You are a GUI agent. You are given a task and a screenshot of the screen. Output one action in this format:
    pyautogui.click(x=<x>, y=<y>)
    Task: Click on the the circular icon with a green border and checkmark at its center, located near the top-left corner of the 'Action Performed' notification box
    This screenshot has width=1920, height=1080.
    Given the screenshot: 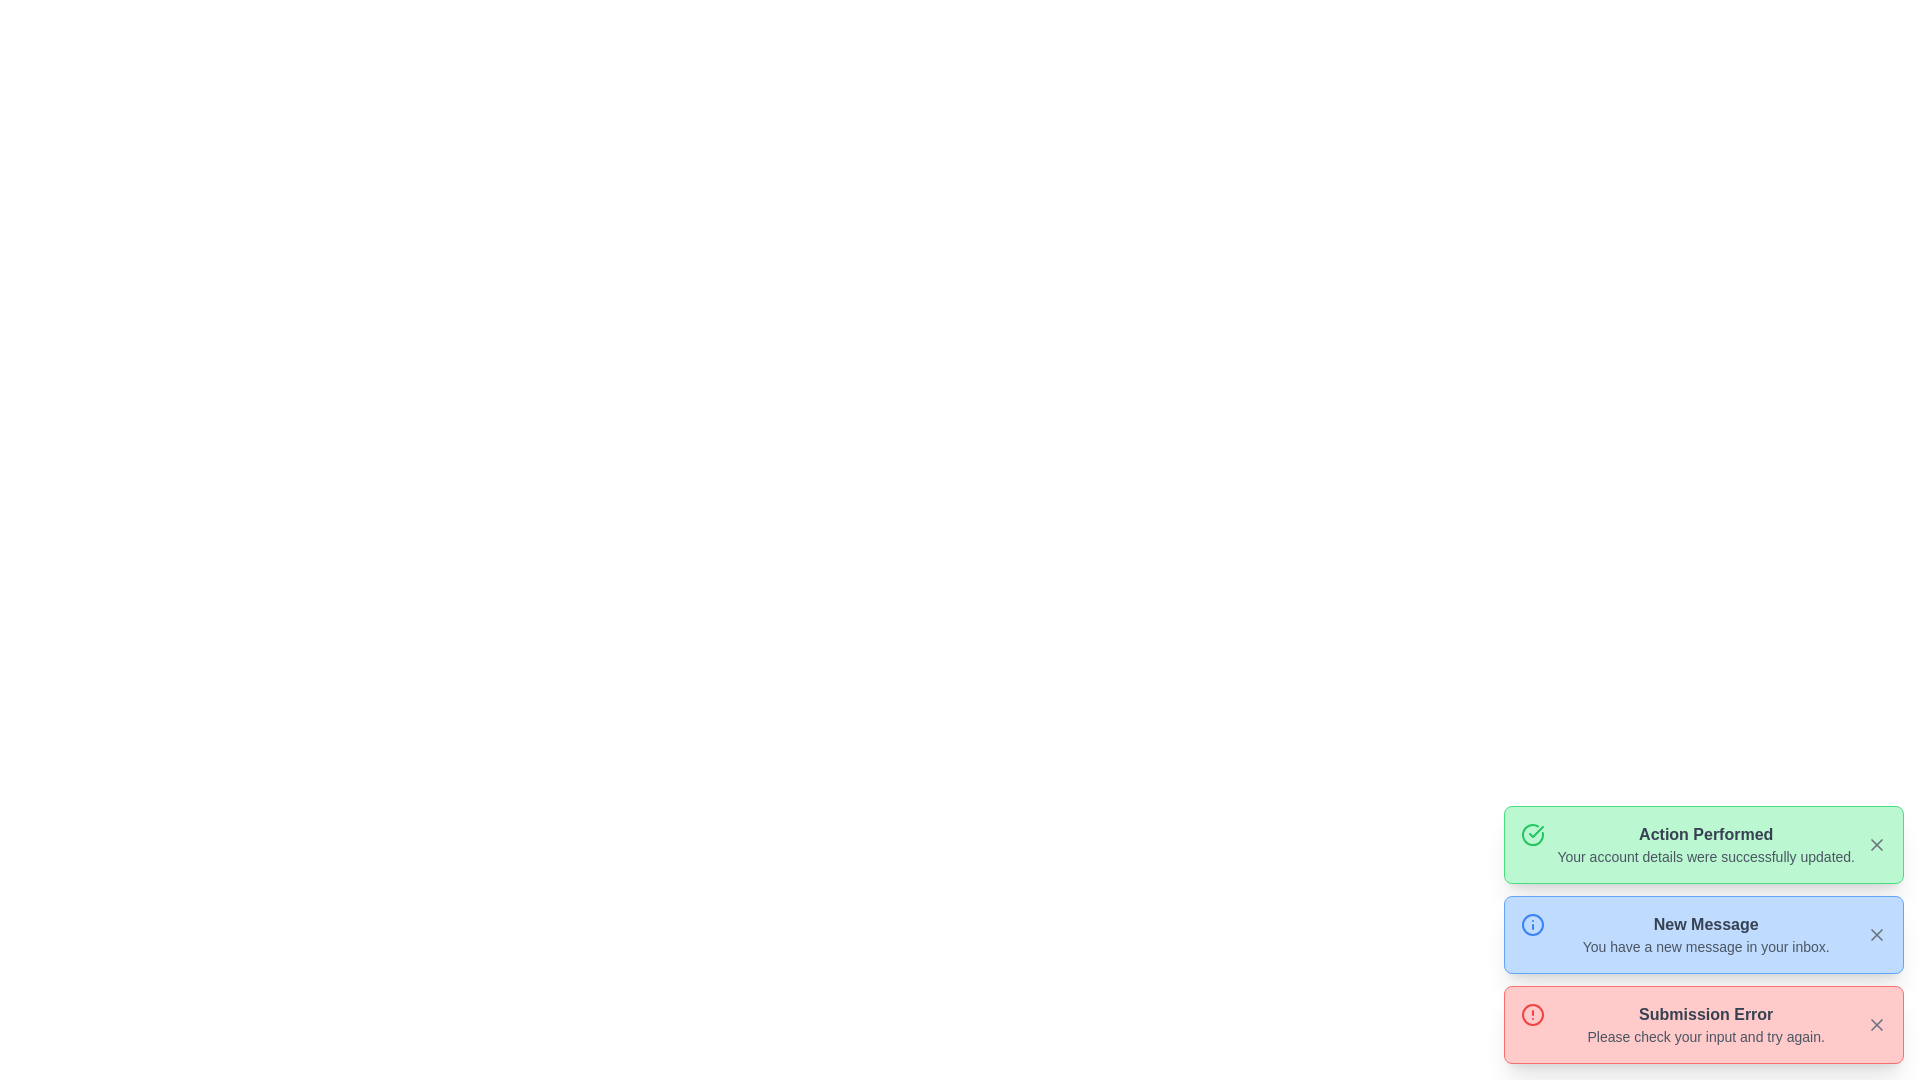 What is the action you would take?
    pyautogui.click(x=1532, y=834)
    